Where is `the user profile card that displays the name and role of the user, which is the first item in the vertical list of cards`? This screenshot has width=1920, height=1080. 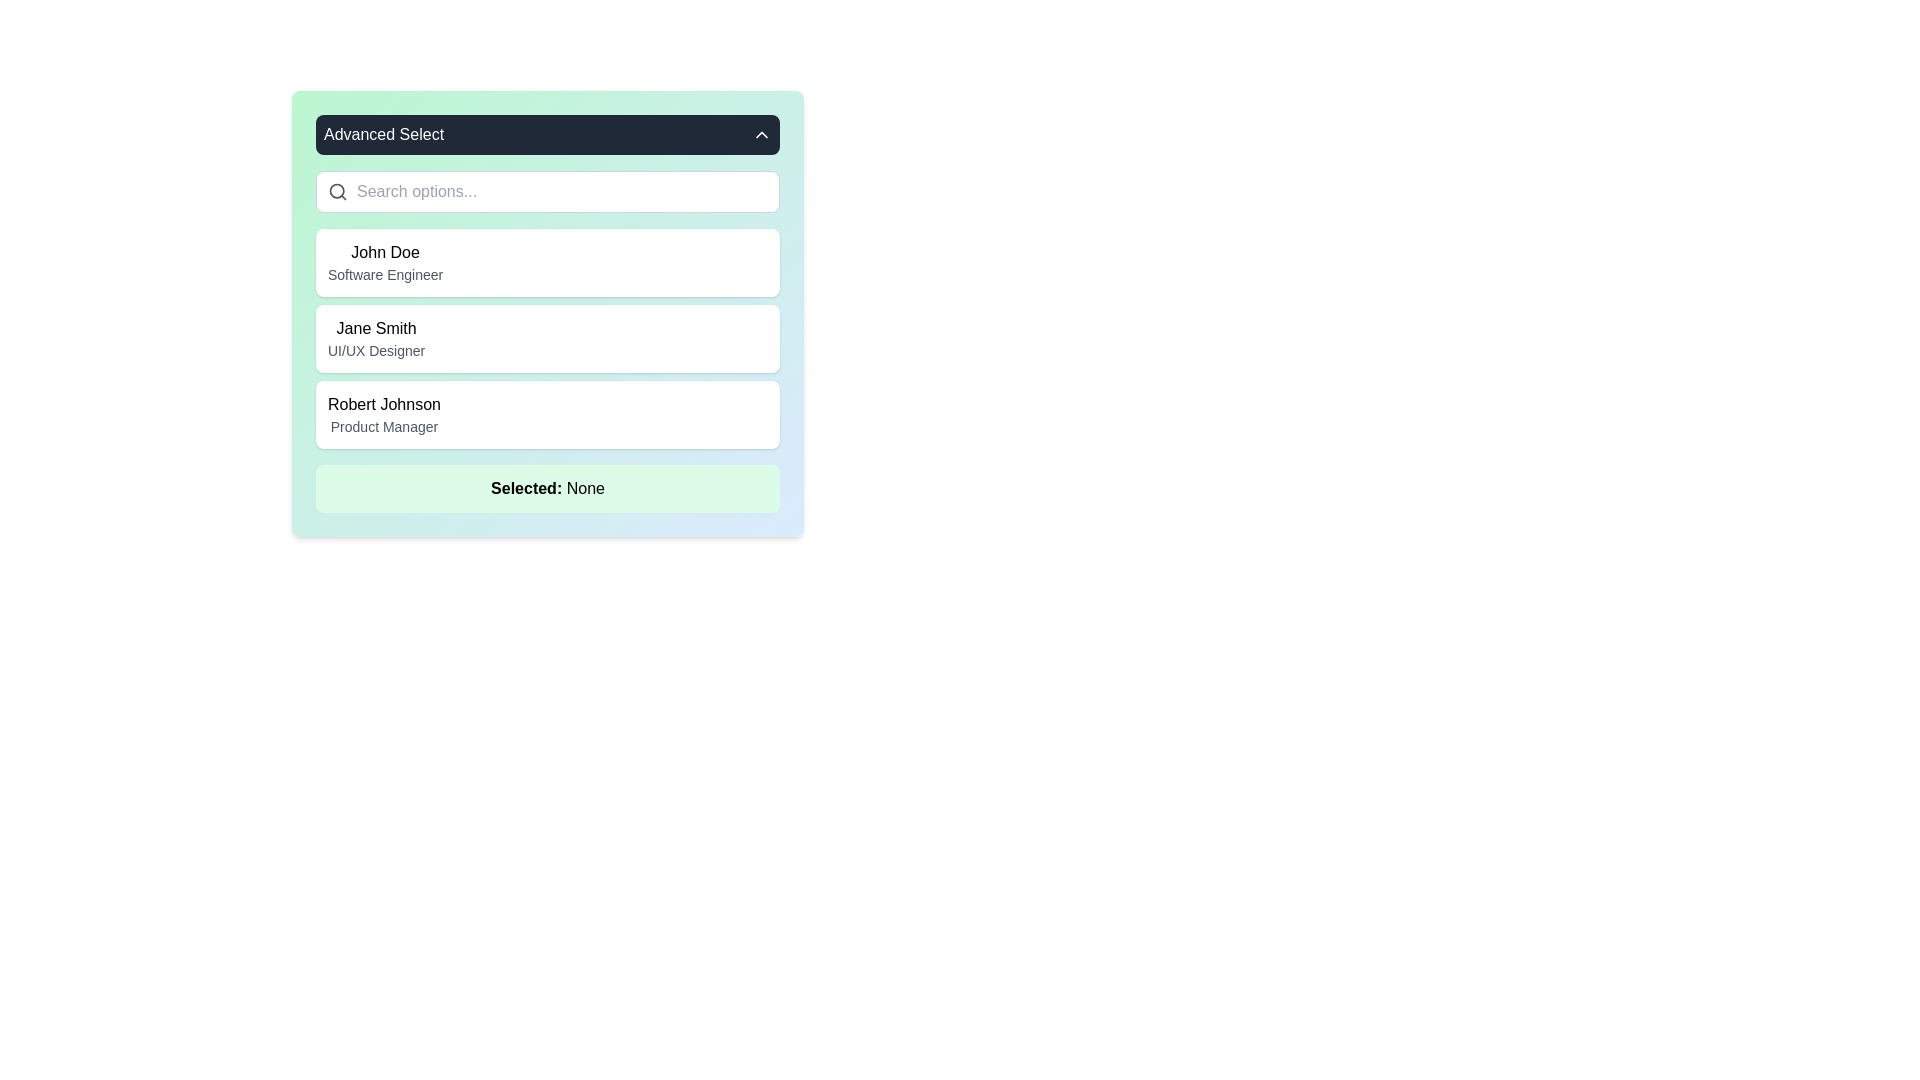
the user profile card that displays the name and role of the user, which is the first item in the vertical list of cards is located at coordinates (547, 261).